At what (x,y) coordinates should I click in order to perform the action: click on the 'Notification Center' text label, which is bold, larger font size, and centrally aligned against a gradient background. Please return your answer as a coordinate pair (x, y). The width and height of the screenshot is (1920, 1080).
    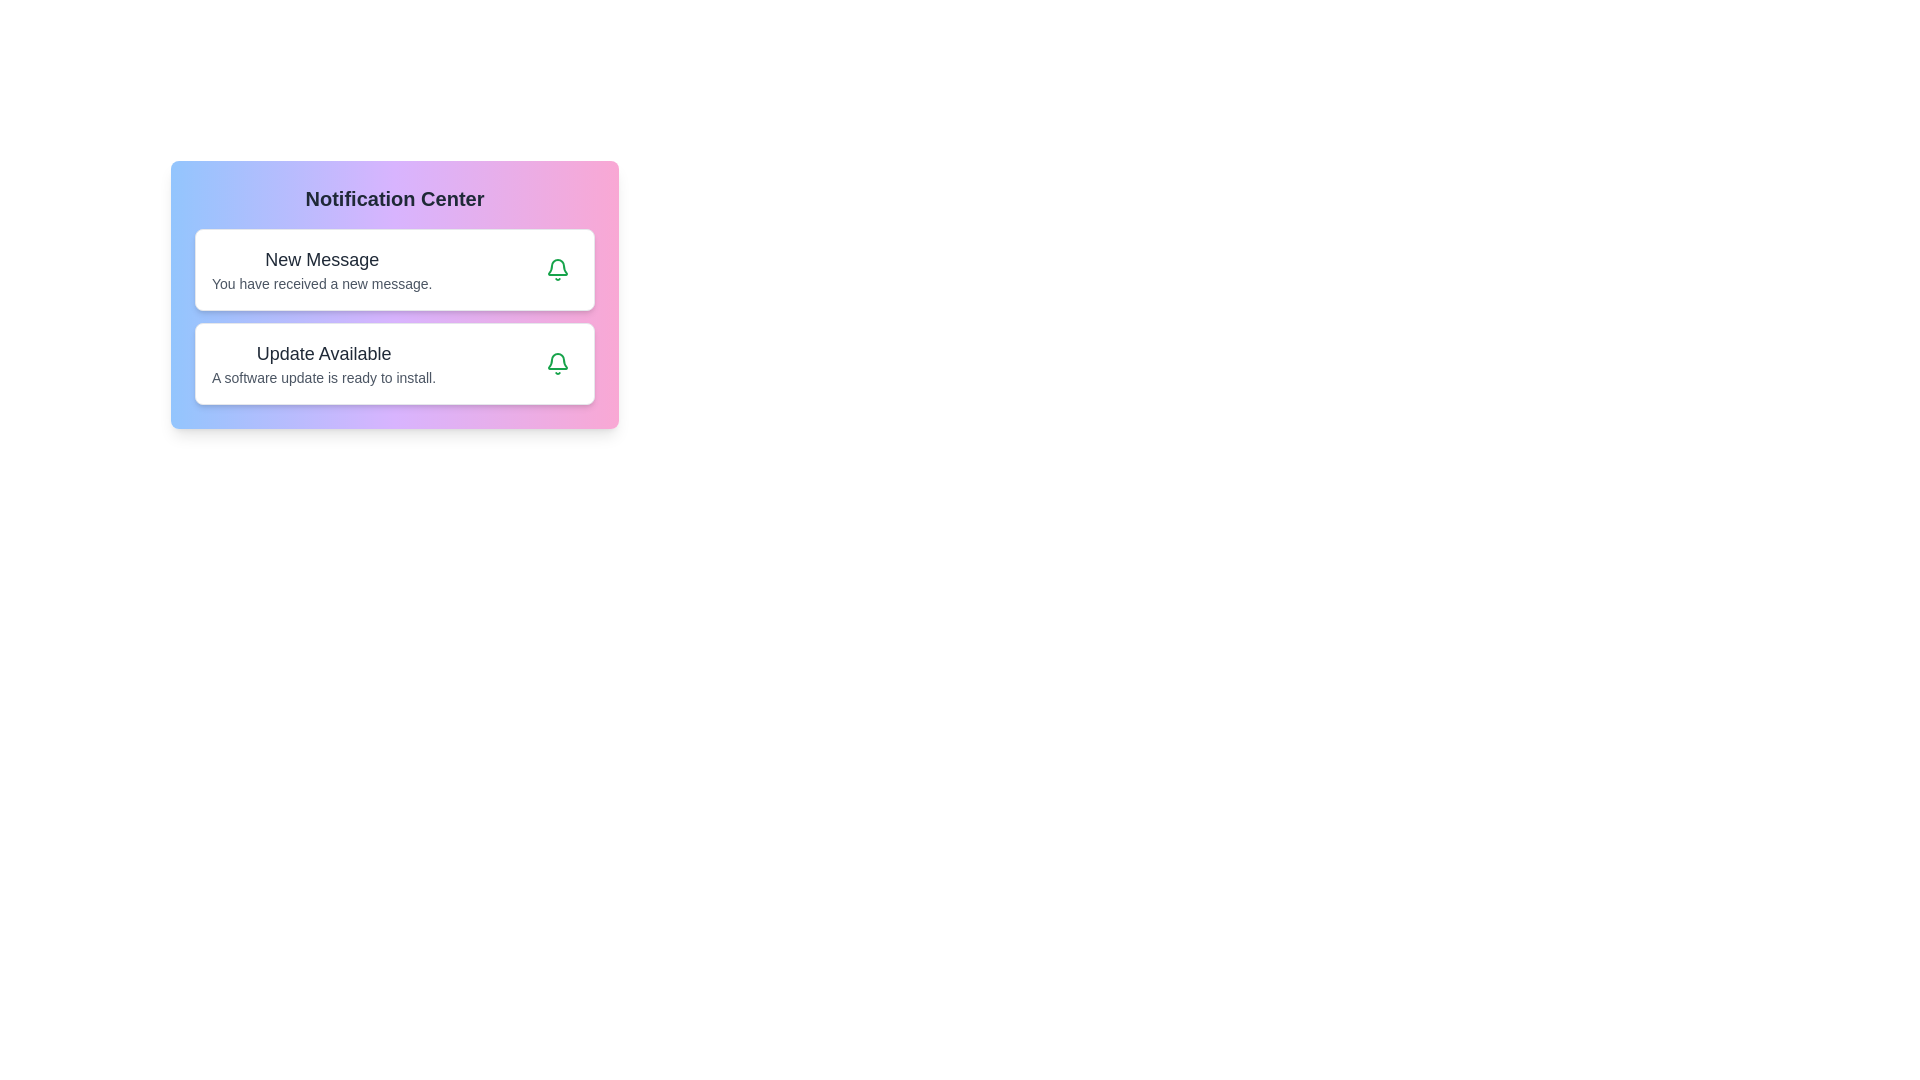
    Looking at the image, I should click on (394, 199).